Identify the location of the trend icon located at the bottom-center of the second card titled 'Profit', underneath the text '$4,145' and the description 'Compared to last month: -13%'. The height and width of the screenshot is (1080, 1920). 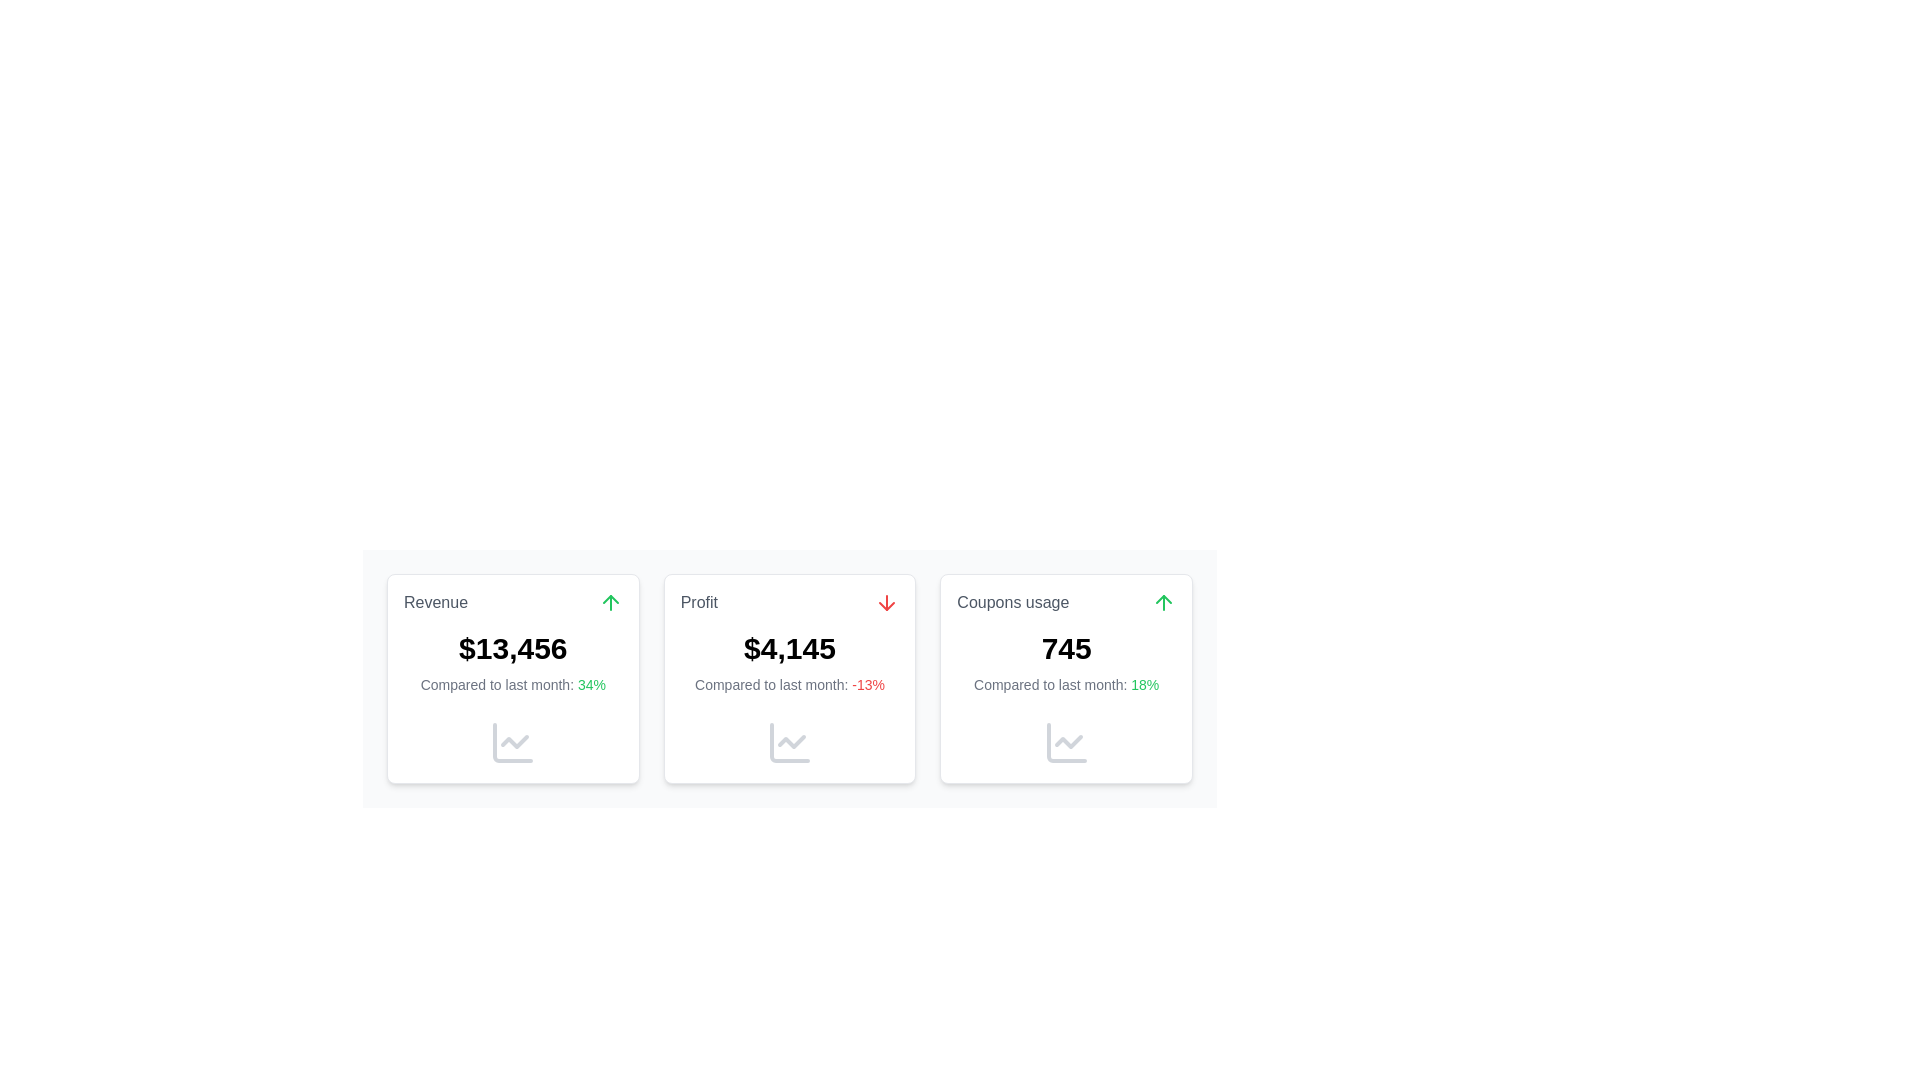
(788, 743).